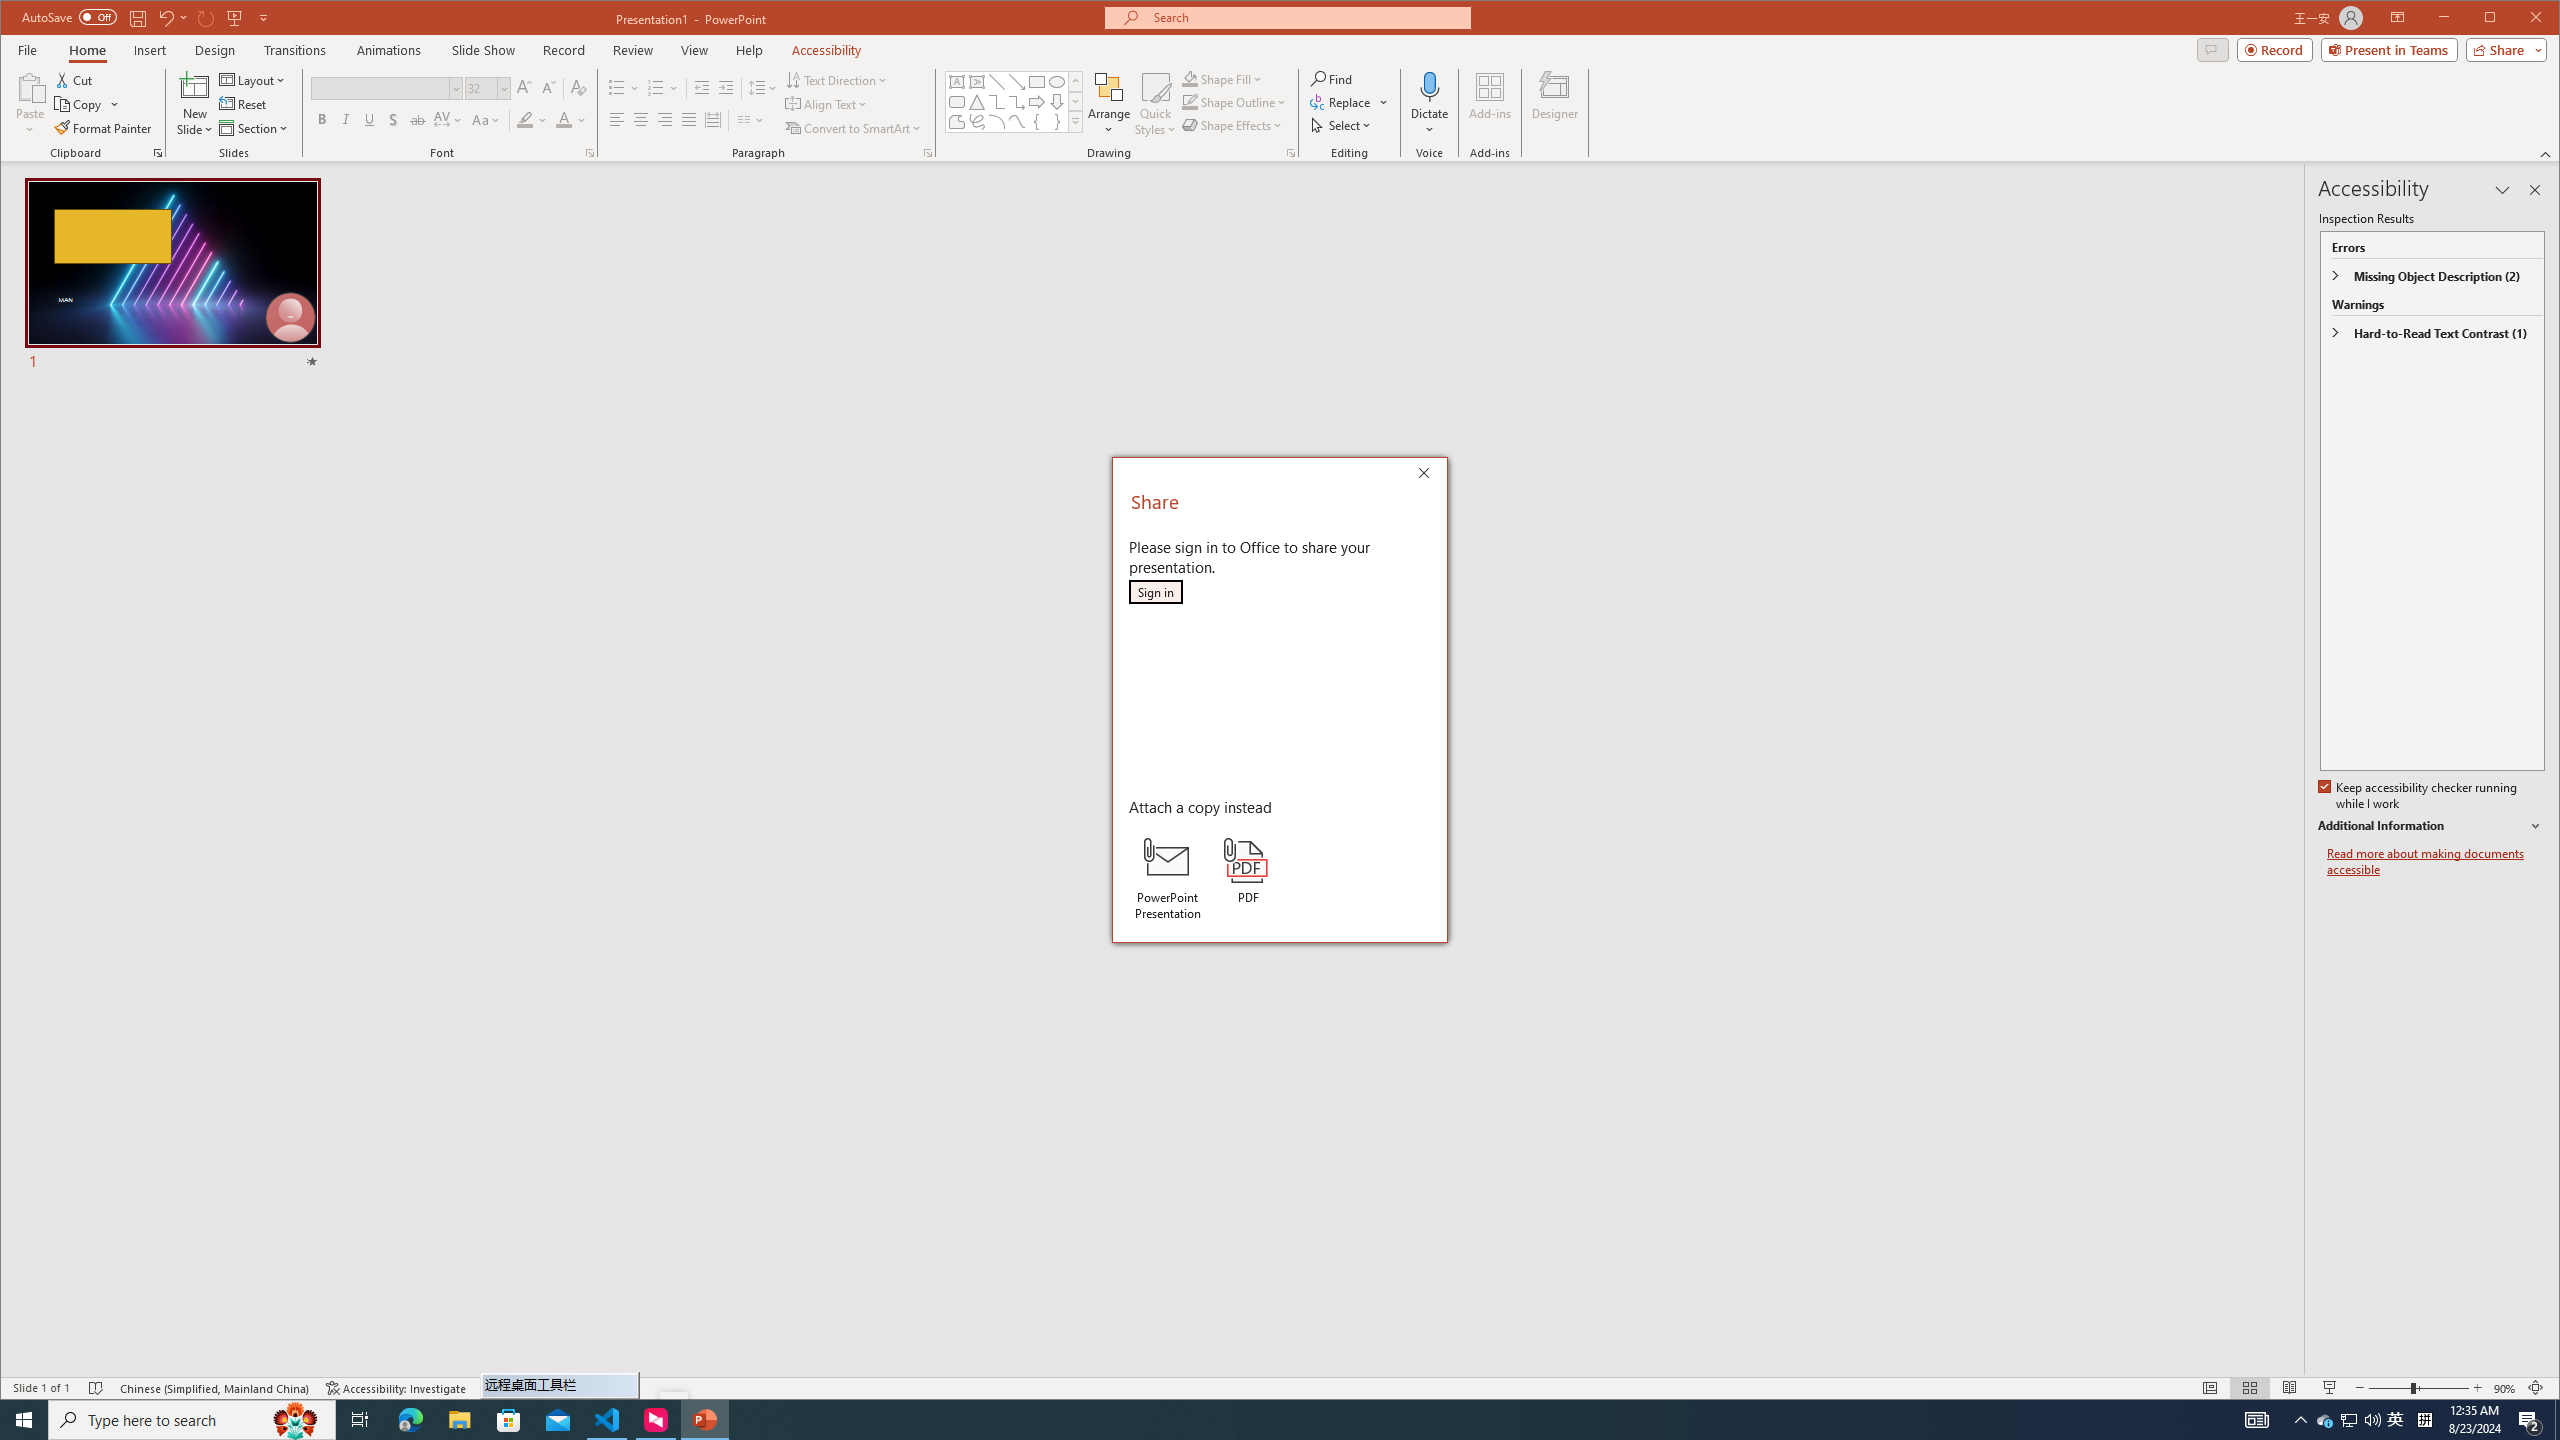 The height and width of the screenshot is (1440, 2560). I want to click on 'PowerPoint Presentation', so click(1166, 878).